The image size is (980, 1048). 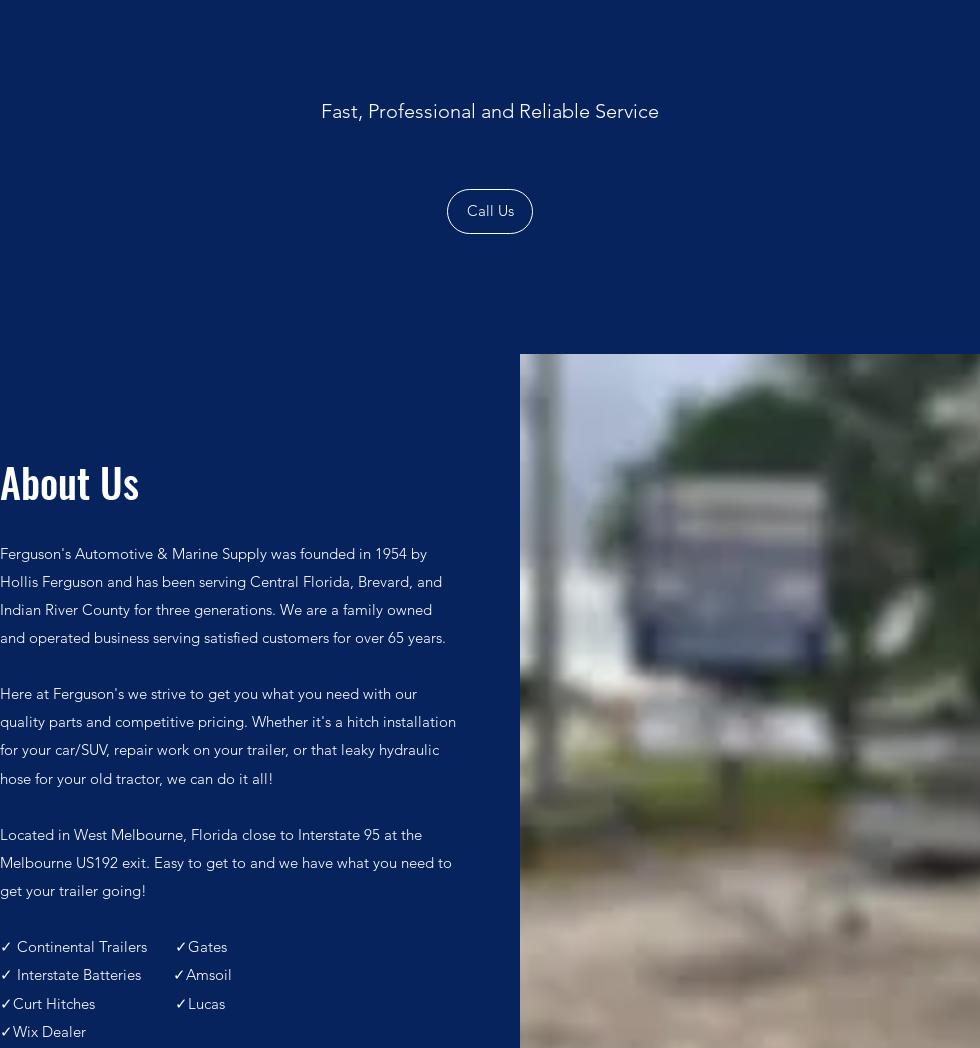 What do you see at coordinates (465, 208) in the screenshot?
I see `'Call Us'` at bounding box center [465, 208].